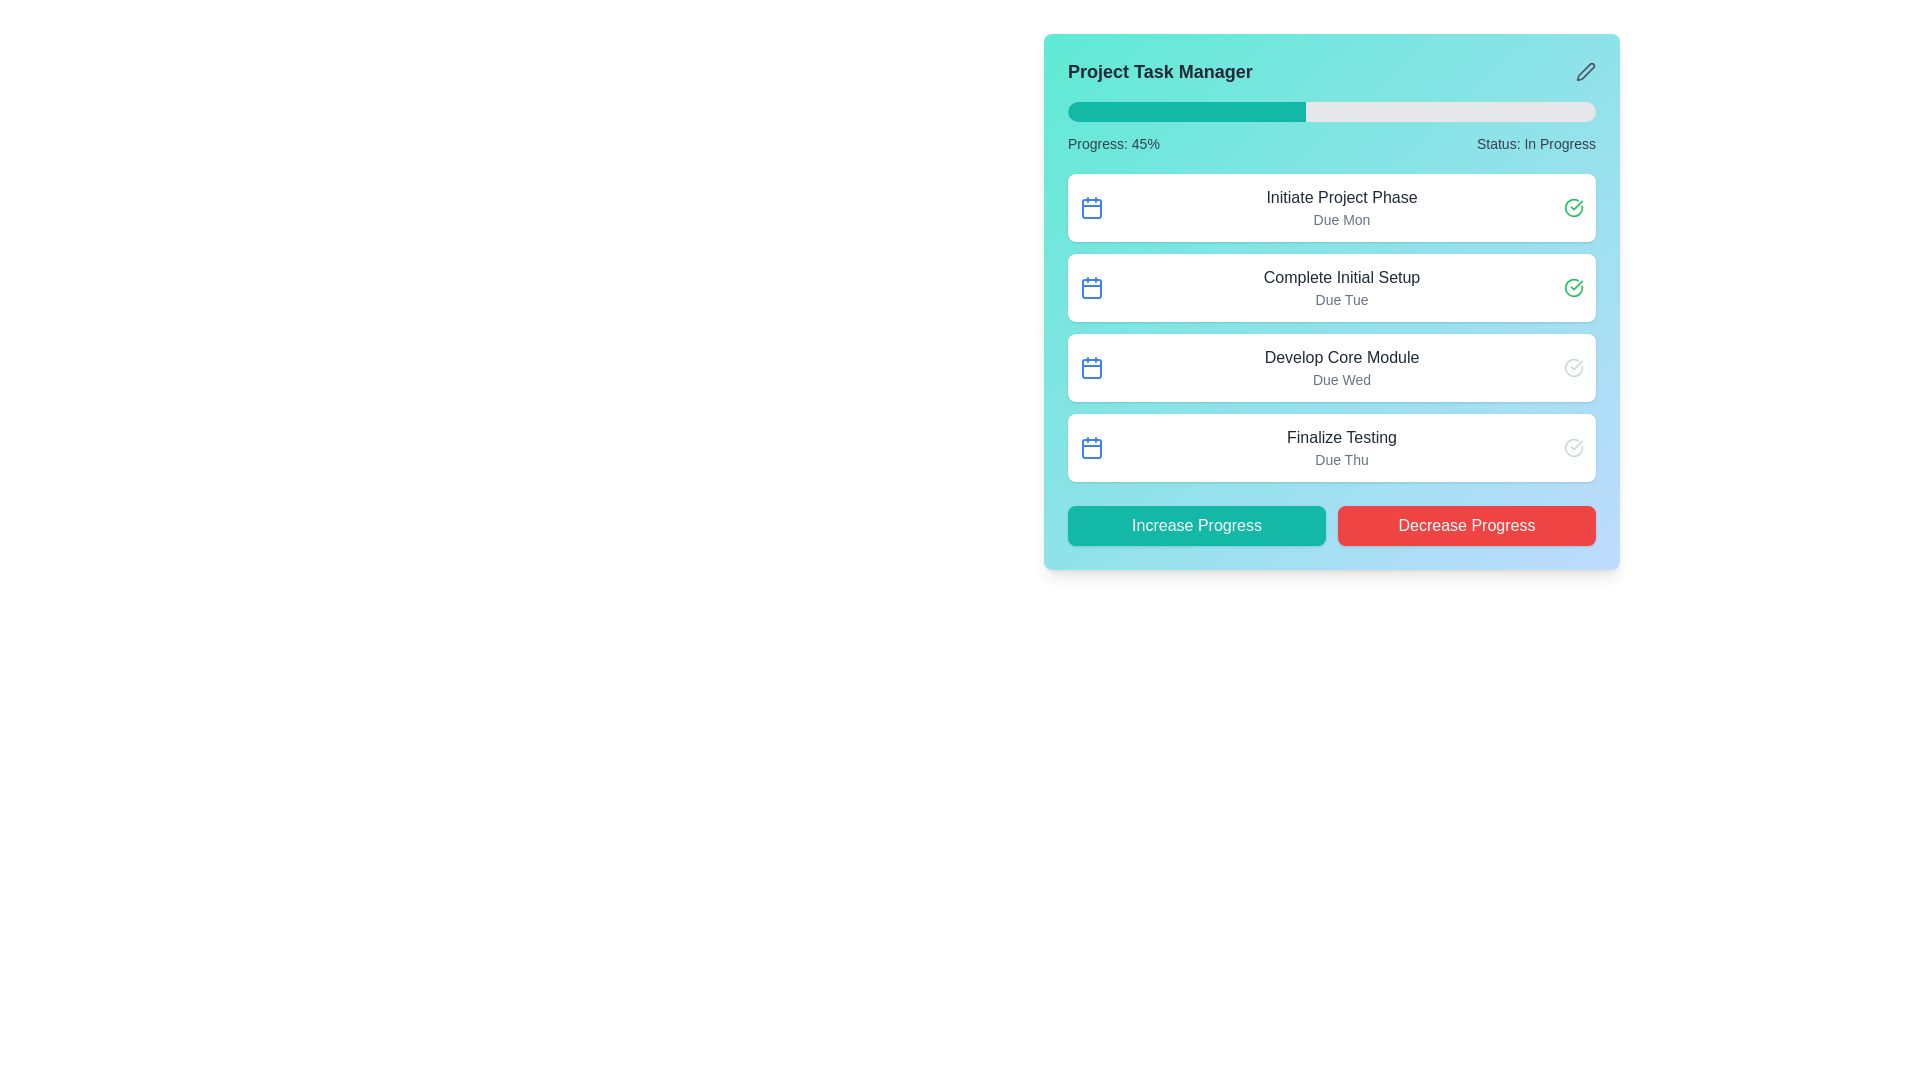  What do you see at coordinates (1573, 288) in the screenshot?
I see `the green circular icon with a checkmark in the center, which indicates task completion, located on the right end of the card labeled 'Complete Initial Setup' in the task list area` at bounding box center [1573, 288].